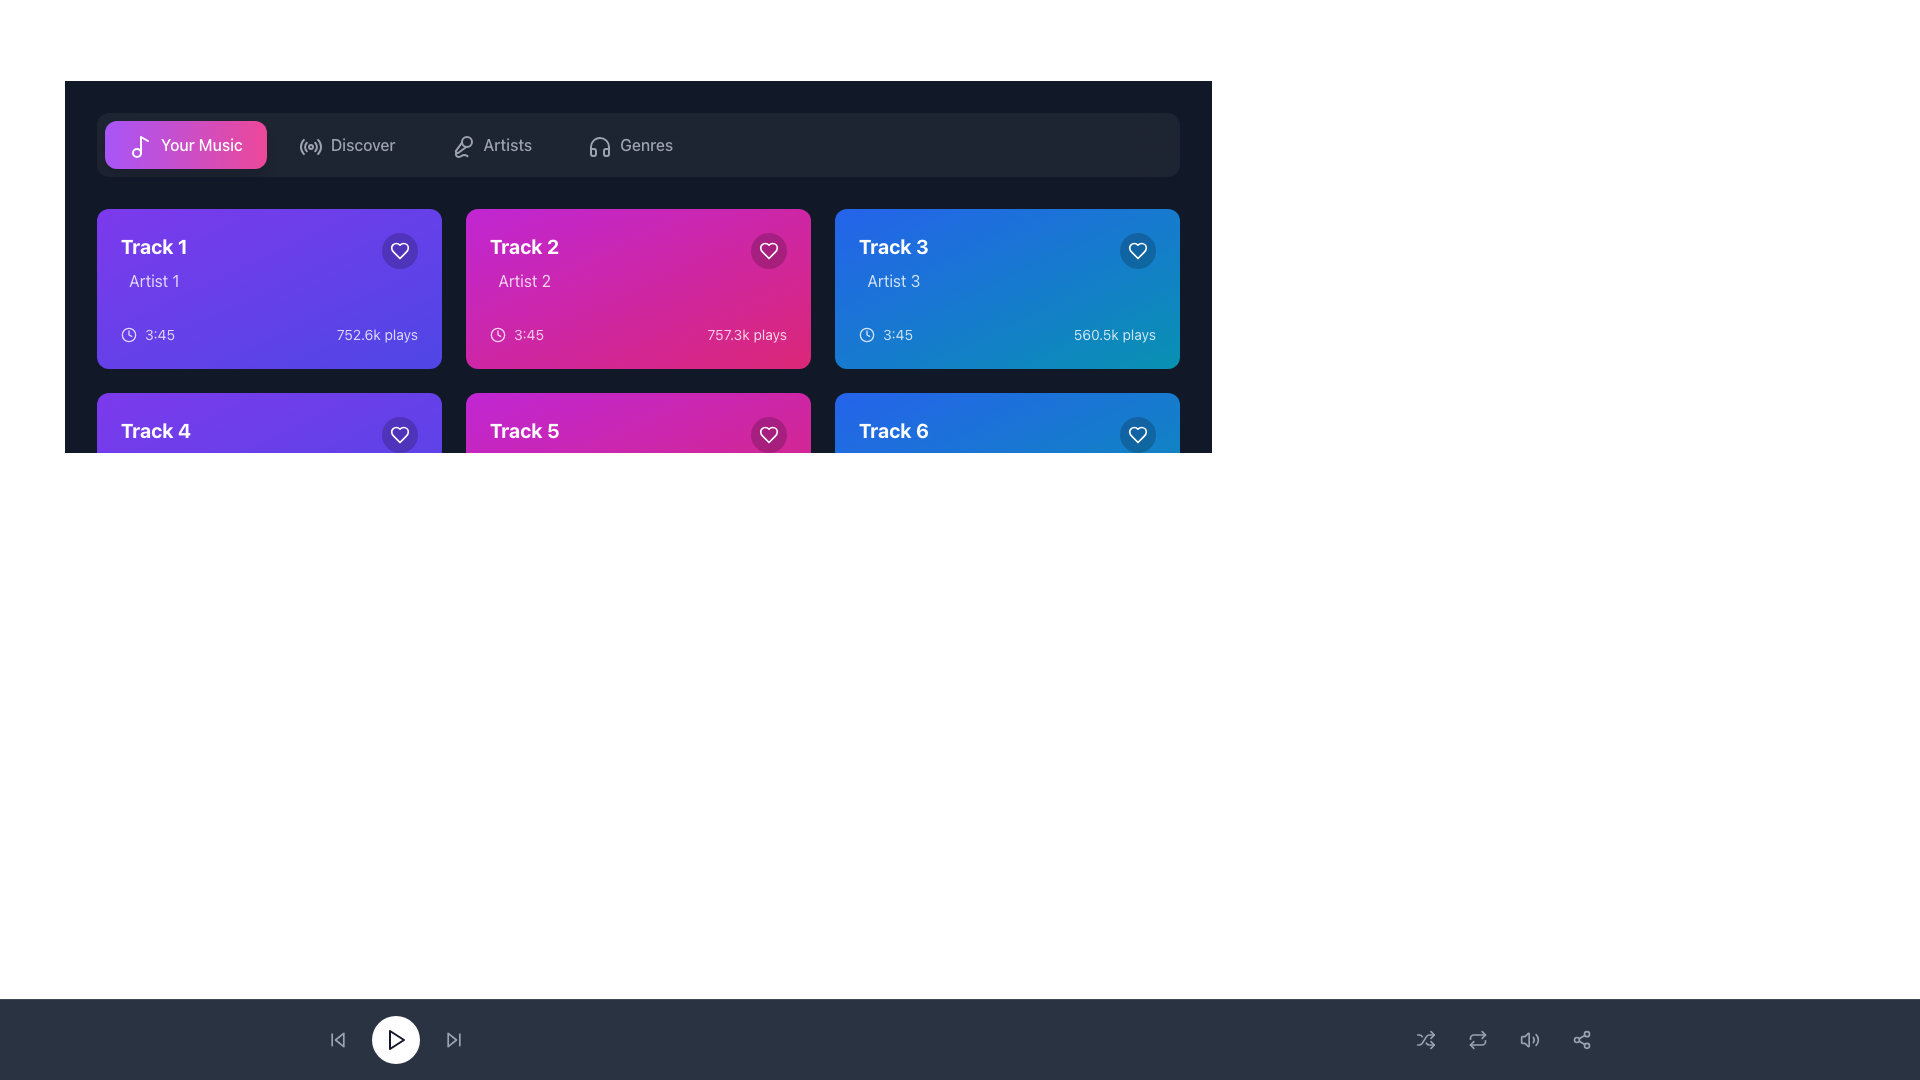 Image resolution: width=1920 pixels, height=1080 pixels. Describe the element at coordinates (597, 144) in the screenshot. I see `the small gray headphone icon located in the top navigation bar, positioned beside the text 'Genres'` at that location.